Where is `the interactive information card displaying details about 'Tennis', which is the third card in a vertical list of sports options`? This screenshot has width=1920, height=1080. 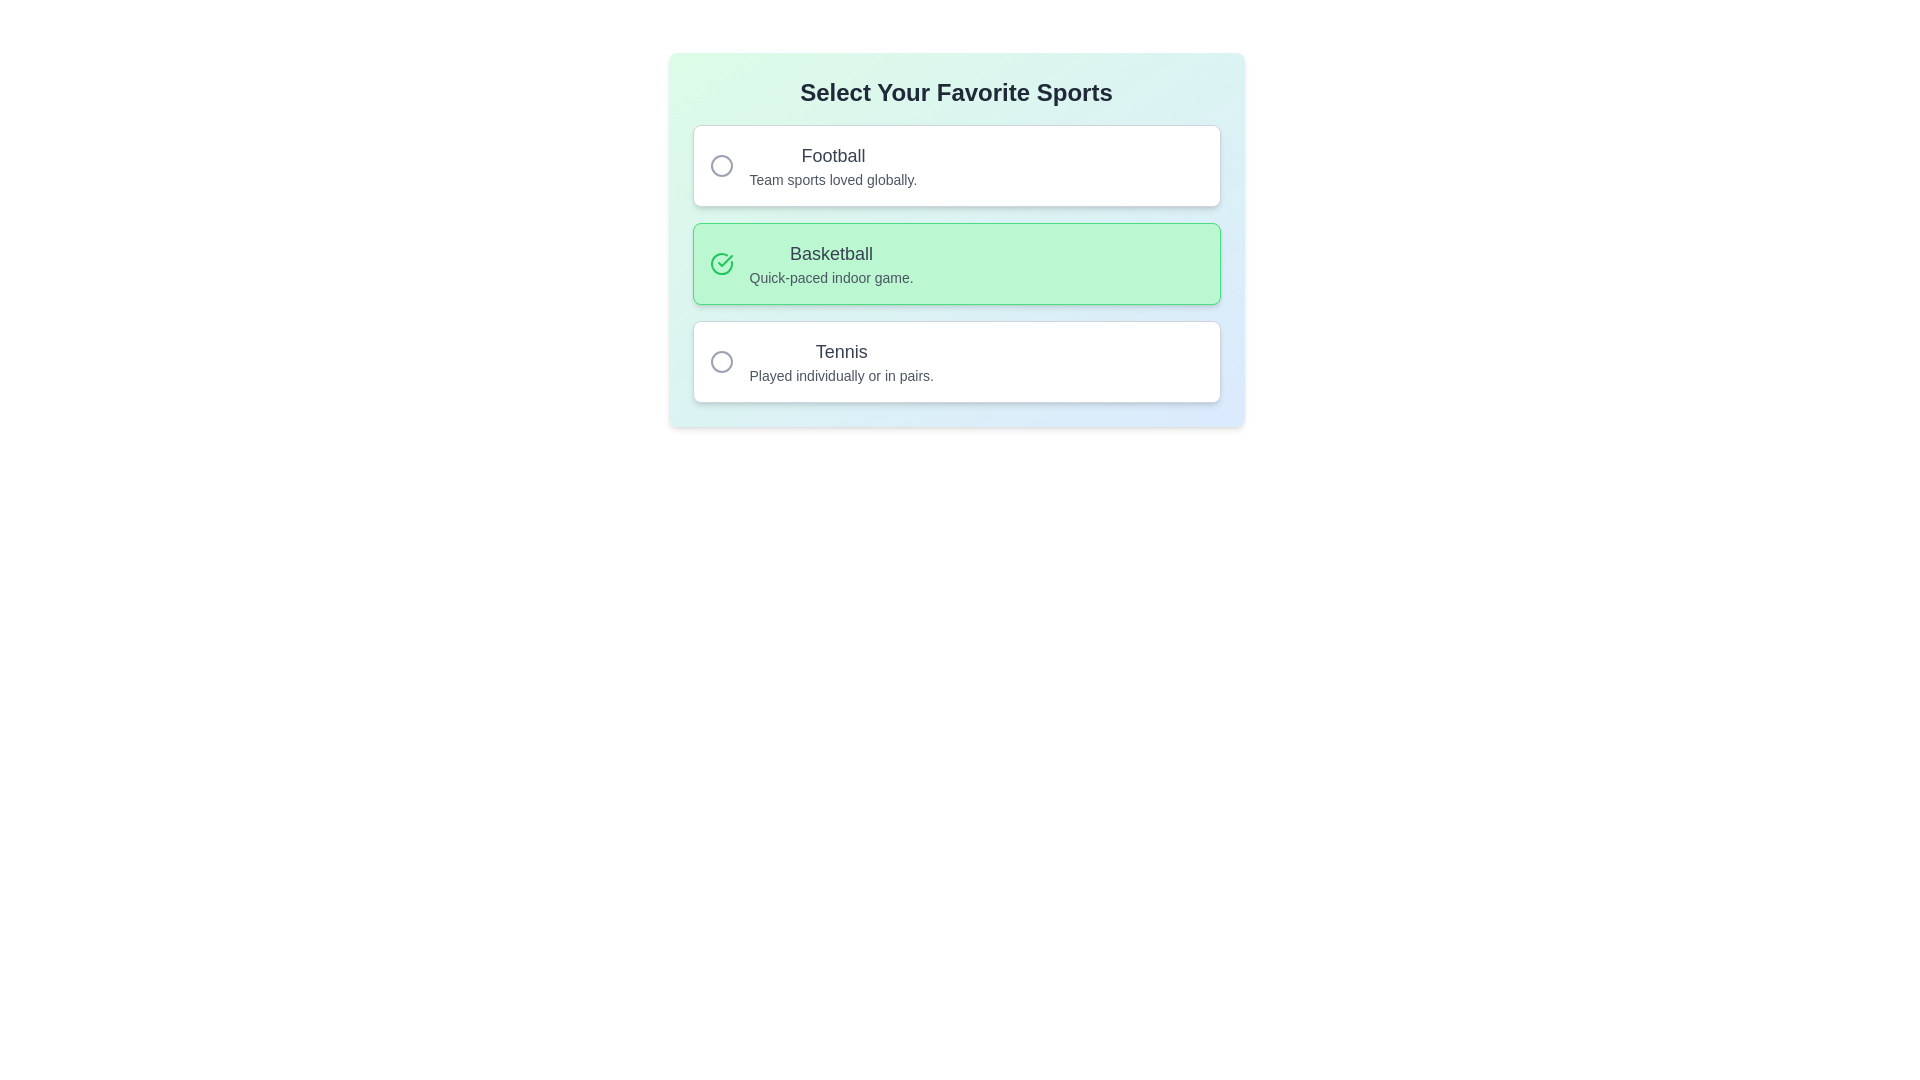 the interactive information card displaying details about 'Tennis', which is the third card in a vertical list of sports options is located at coordinates (955, 362).